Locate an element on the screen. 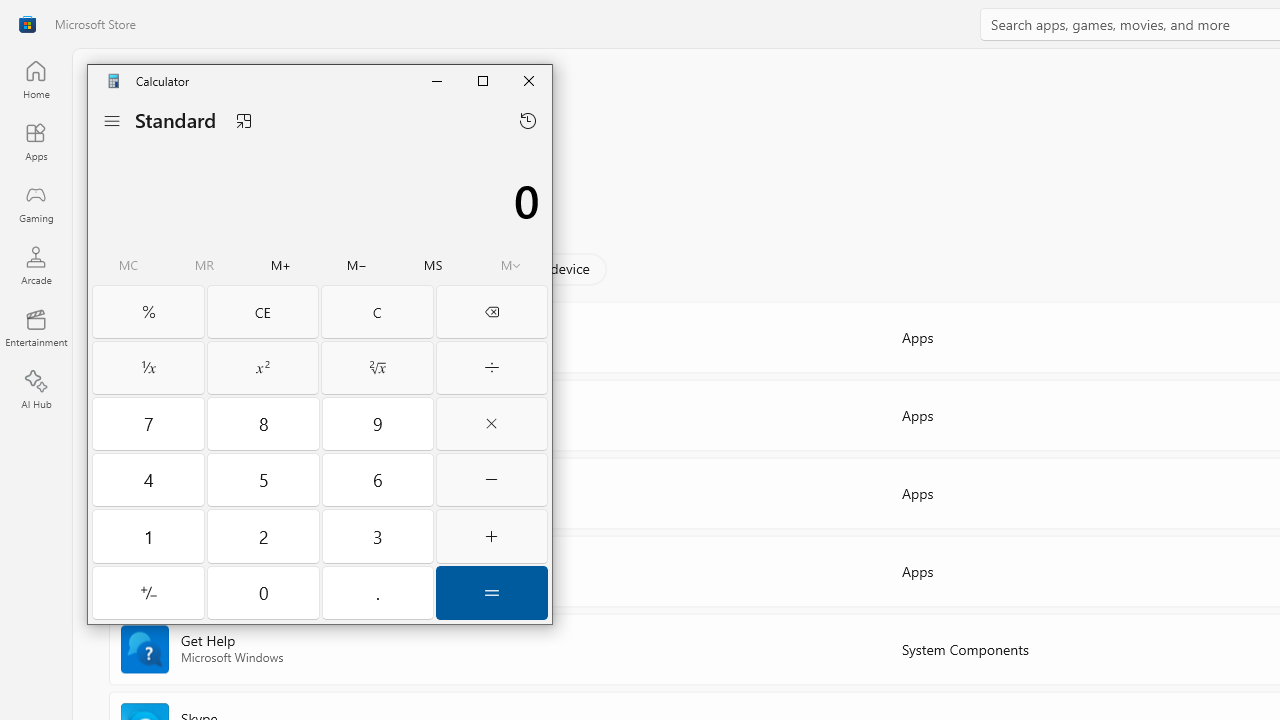  'Percent' is located at coordinates (147, 312).